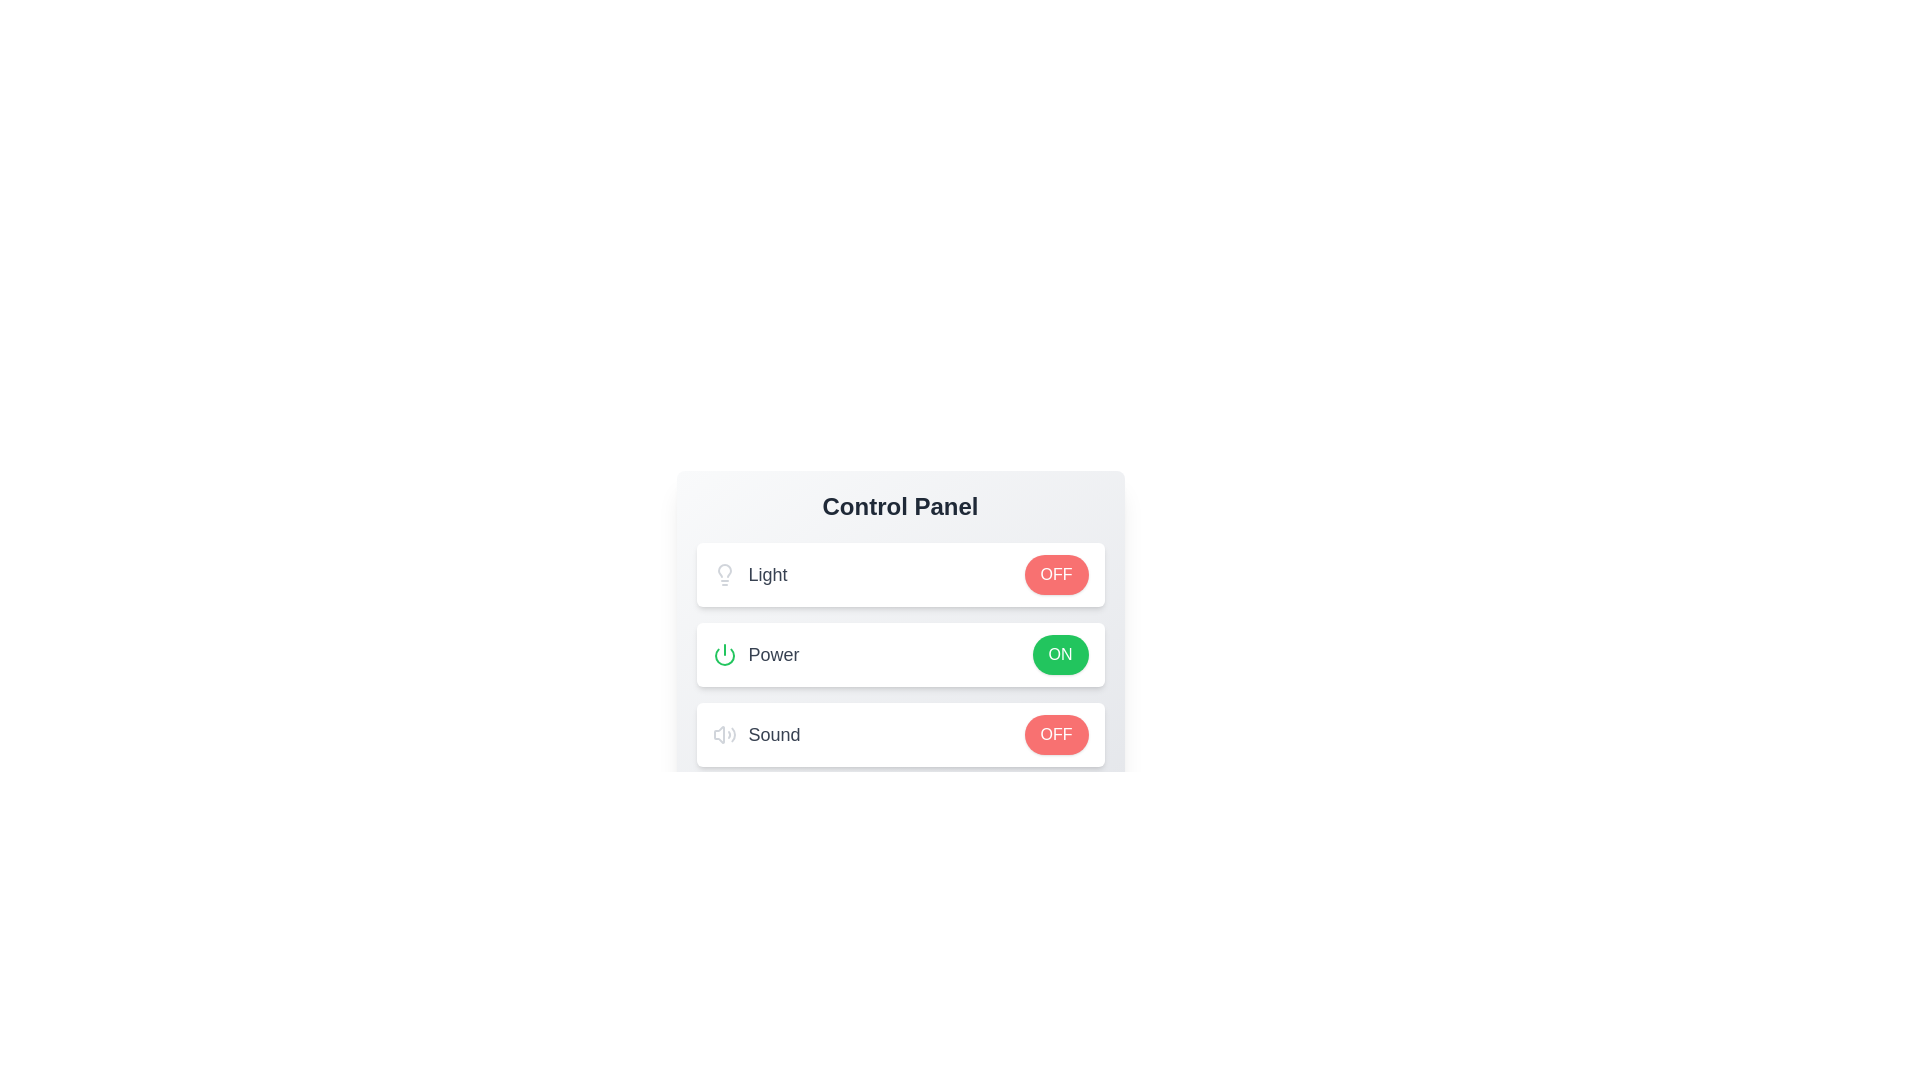  I want to click on button corresponding to the control Sound and state ON, so click(1059, 735).